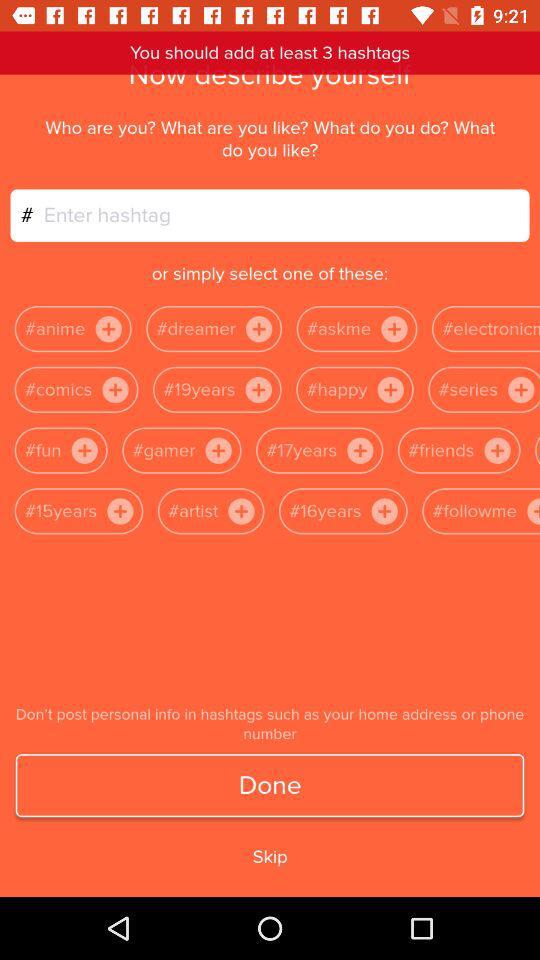 This screenshot has width=540, height=960. I want to click on plus icon next to text 19 years, so click(258, 388).